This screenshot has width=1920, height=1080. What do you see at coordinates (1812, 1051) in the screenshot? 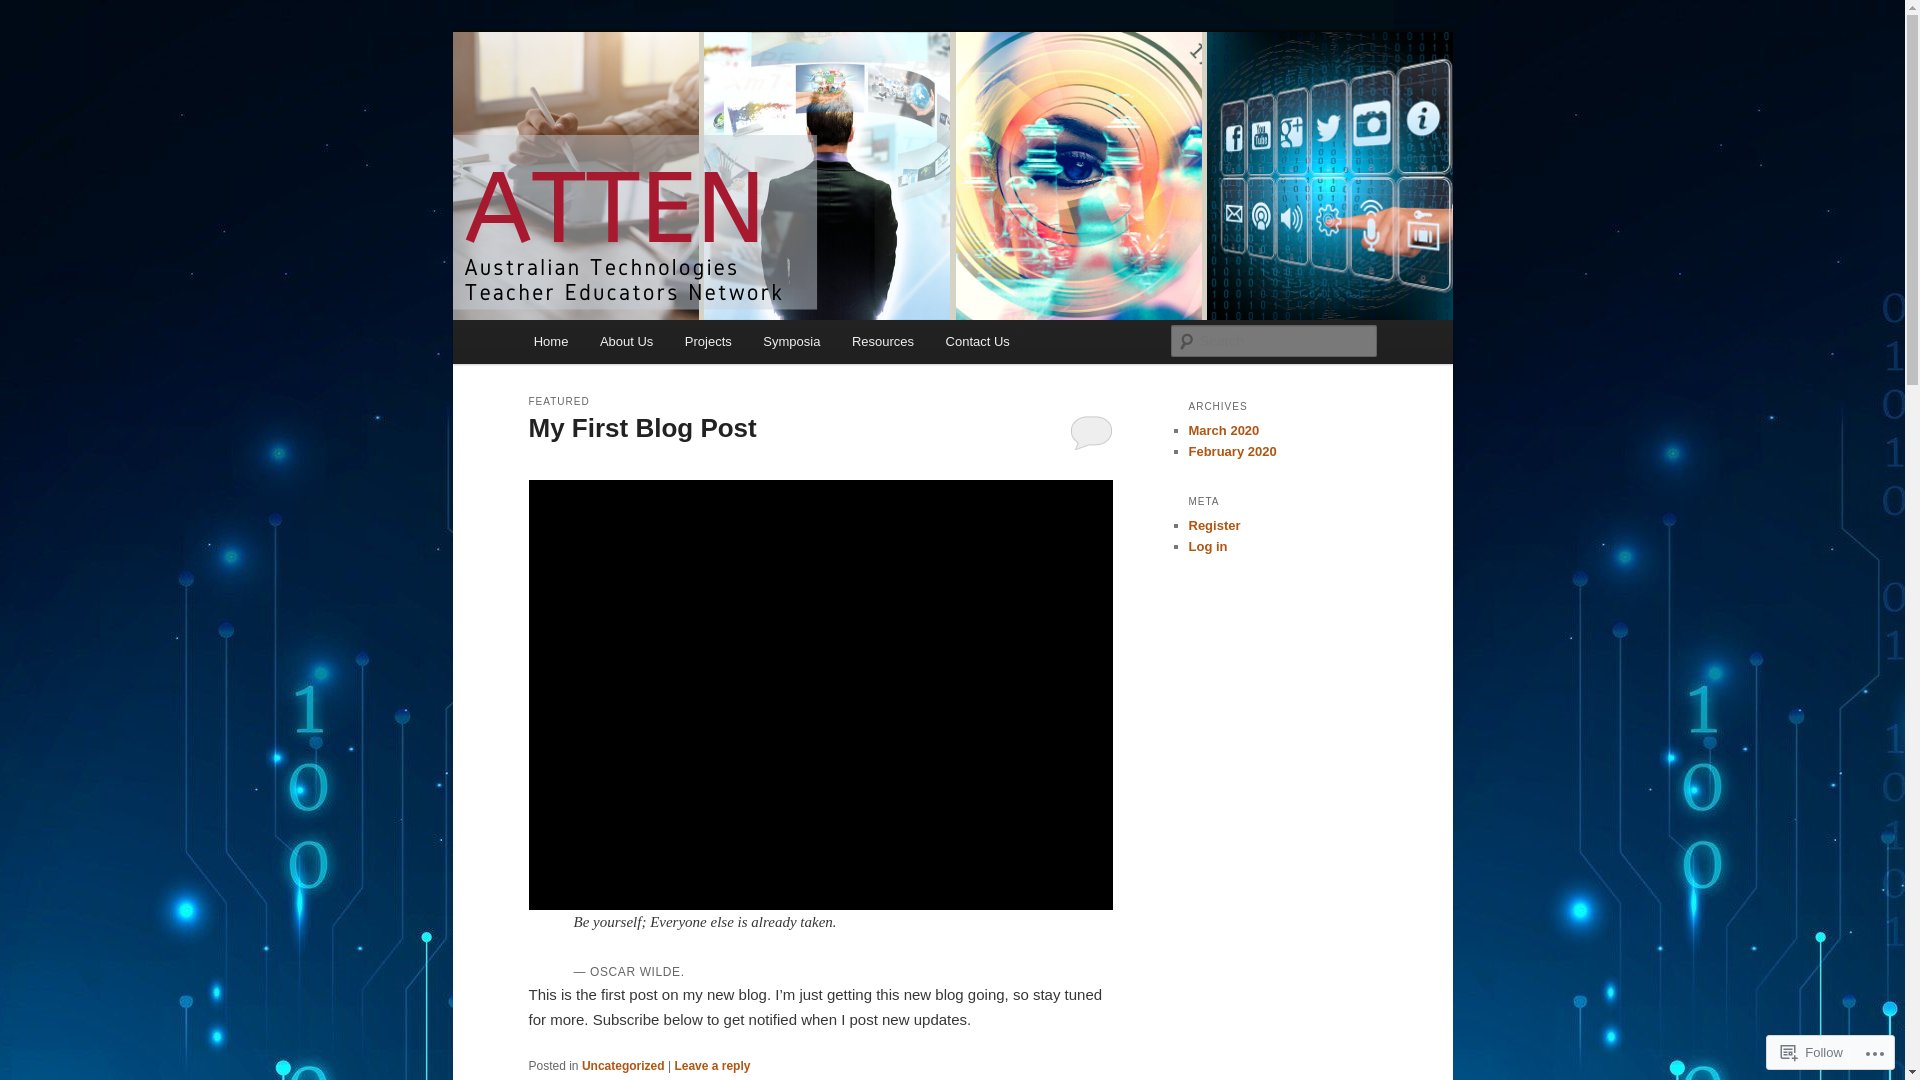
I see `'Follow'` at bounding box center [1812, 1051].